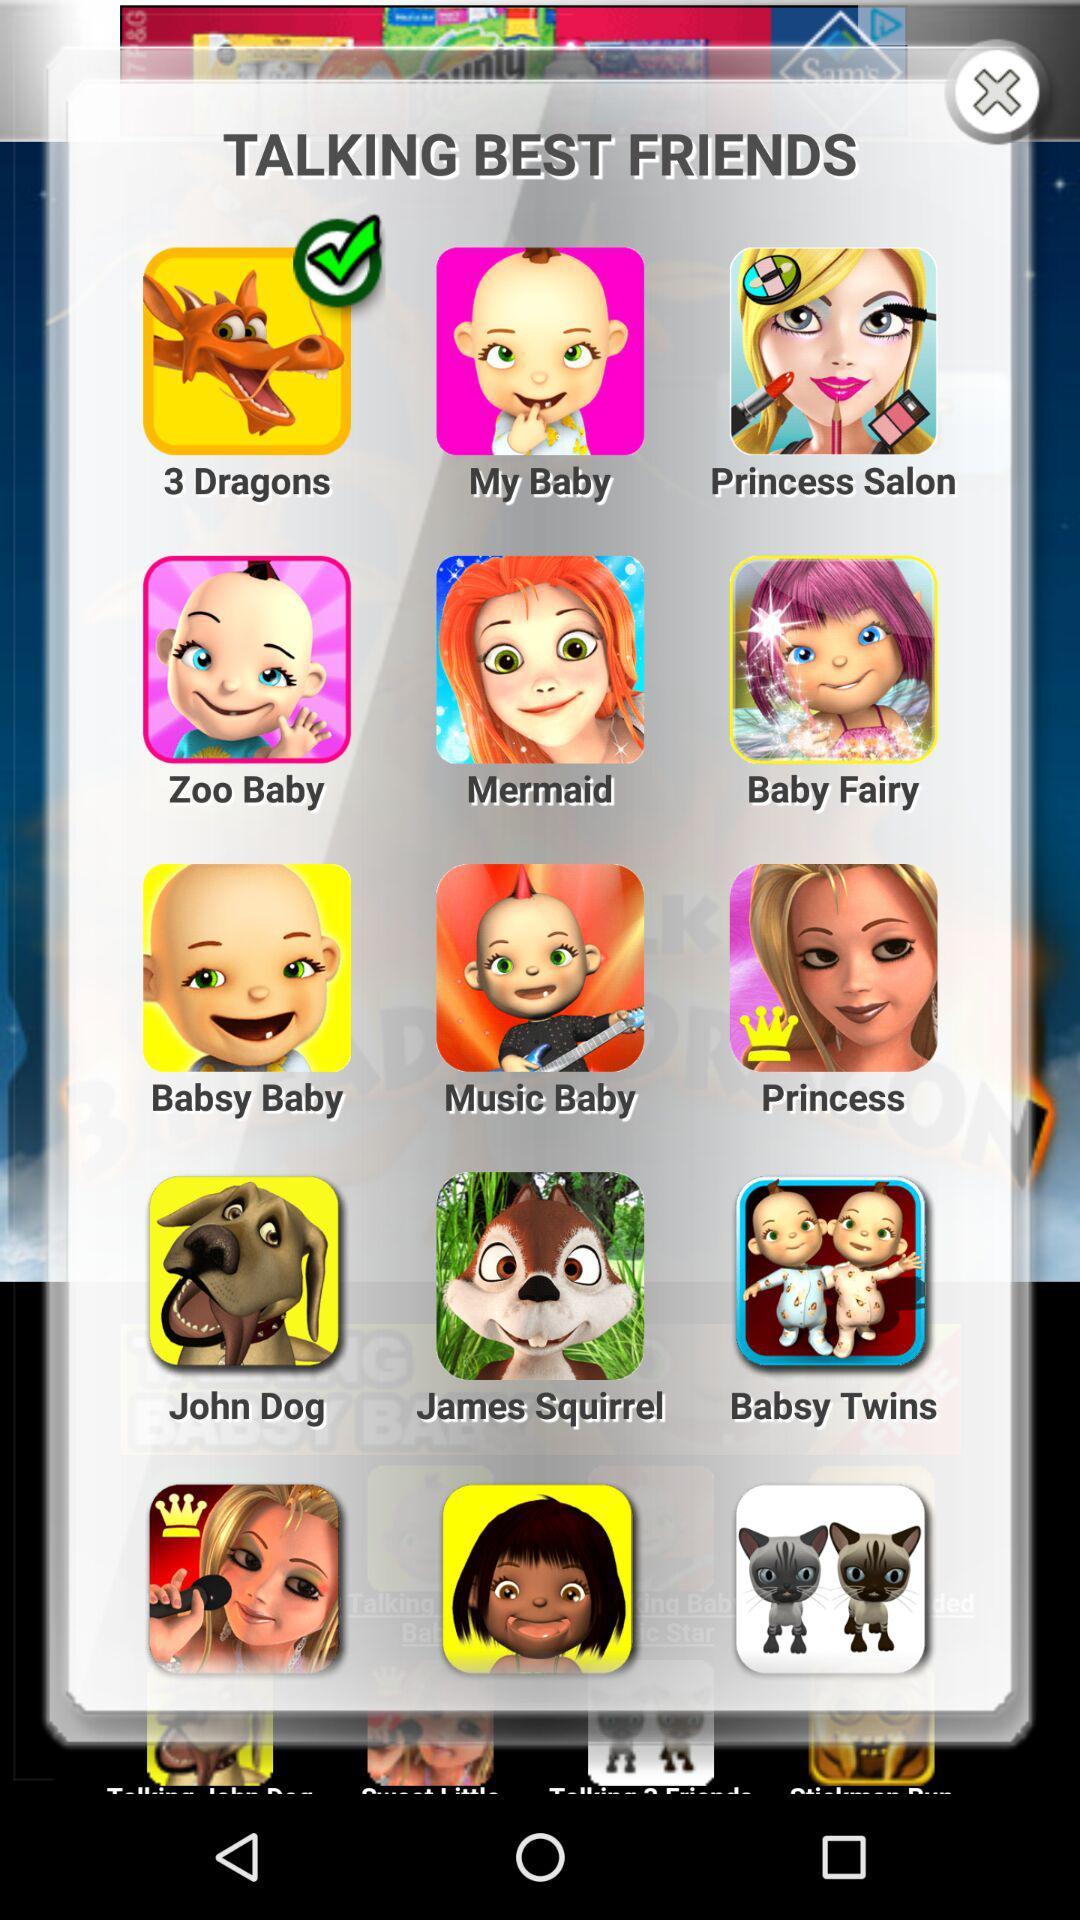  Describe the element at coordinates (1001, 93) in the screenshot. I see `close` at that location.